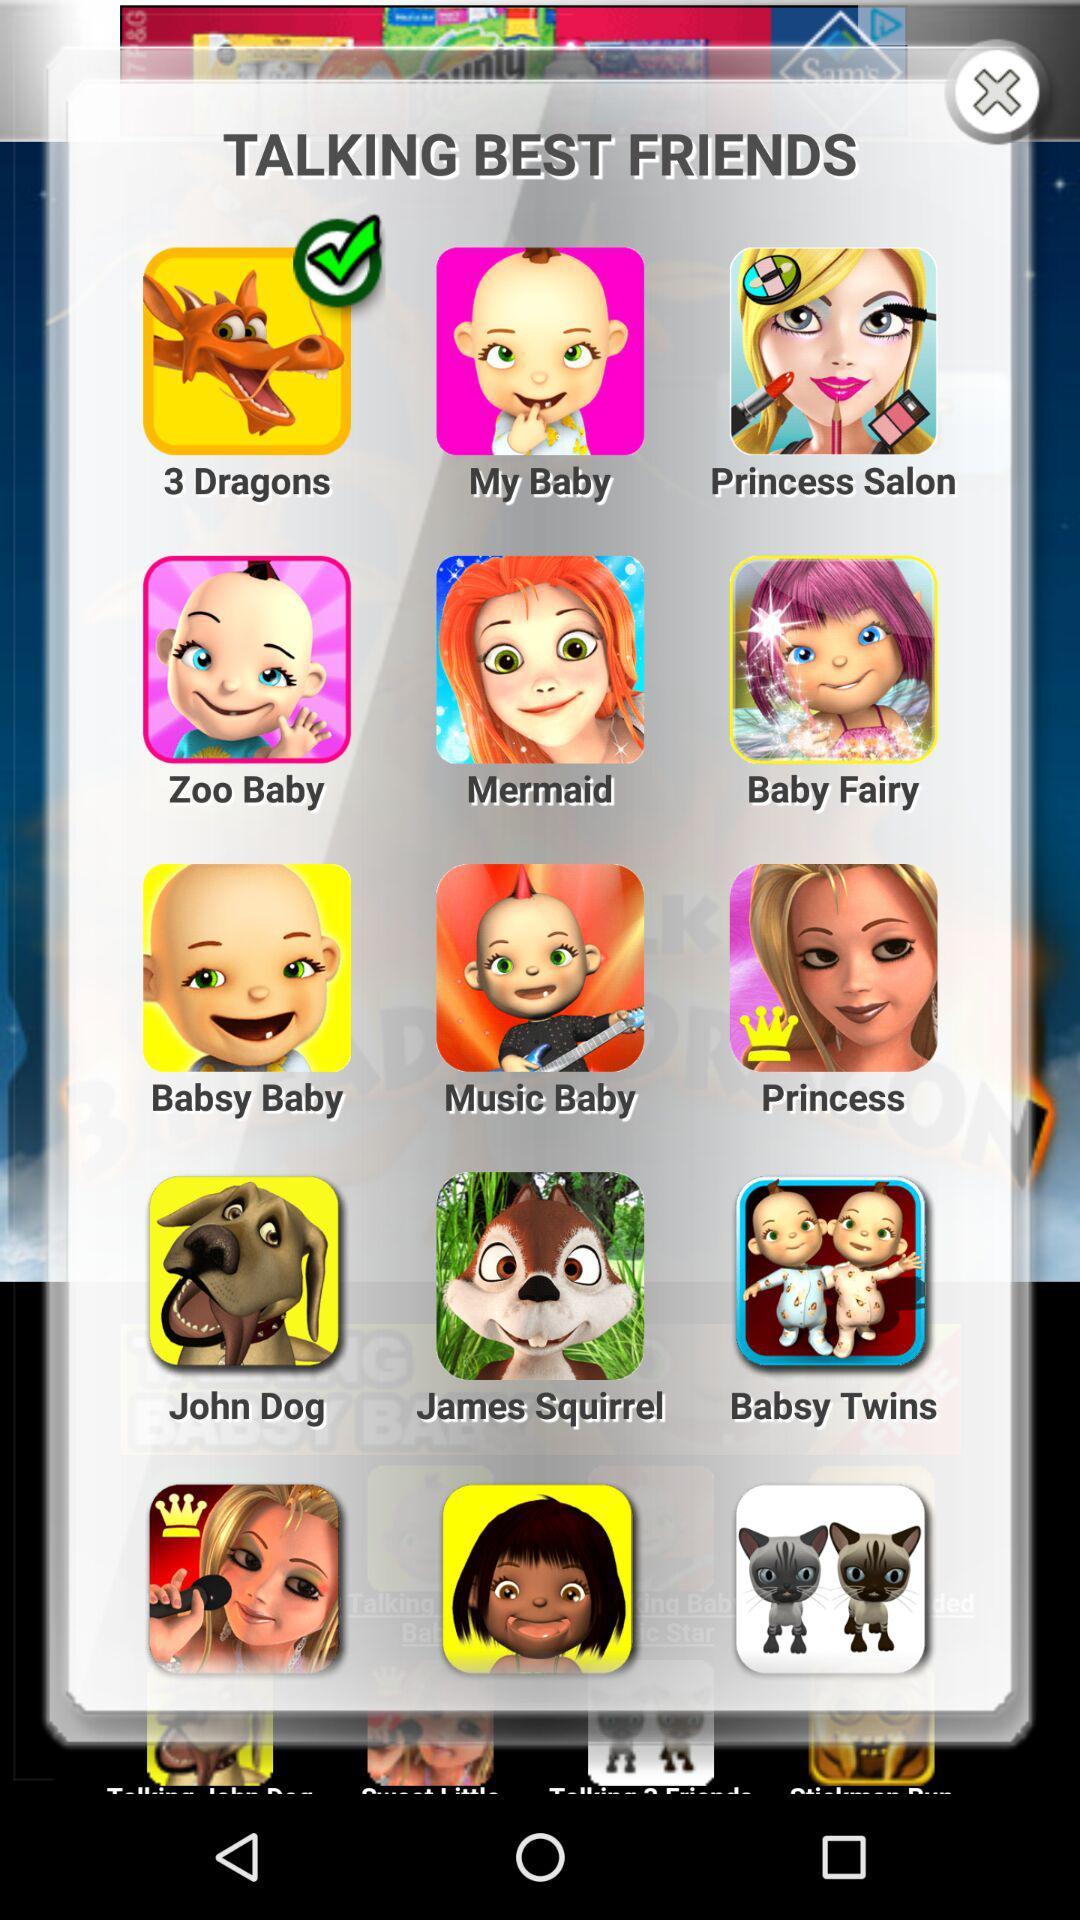  Describe the element at coordinates (1001, 93) in the screenshot. I see `close` at that location.